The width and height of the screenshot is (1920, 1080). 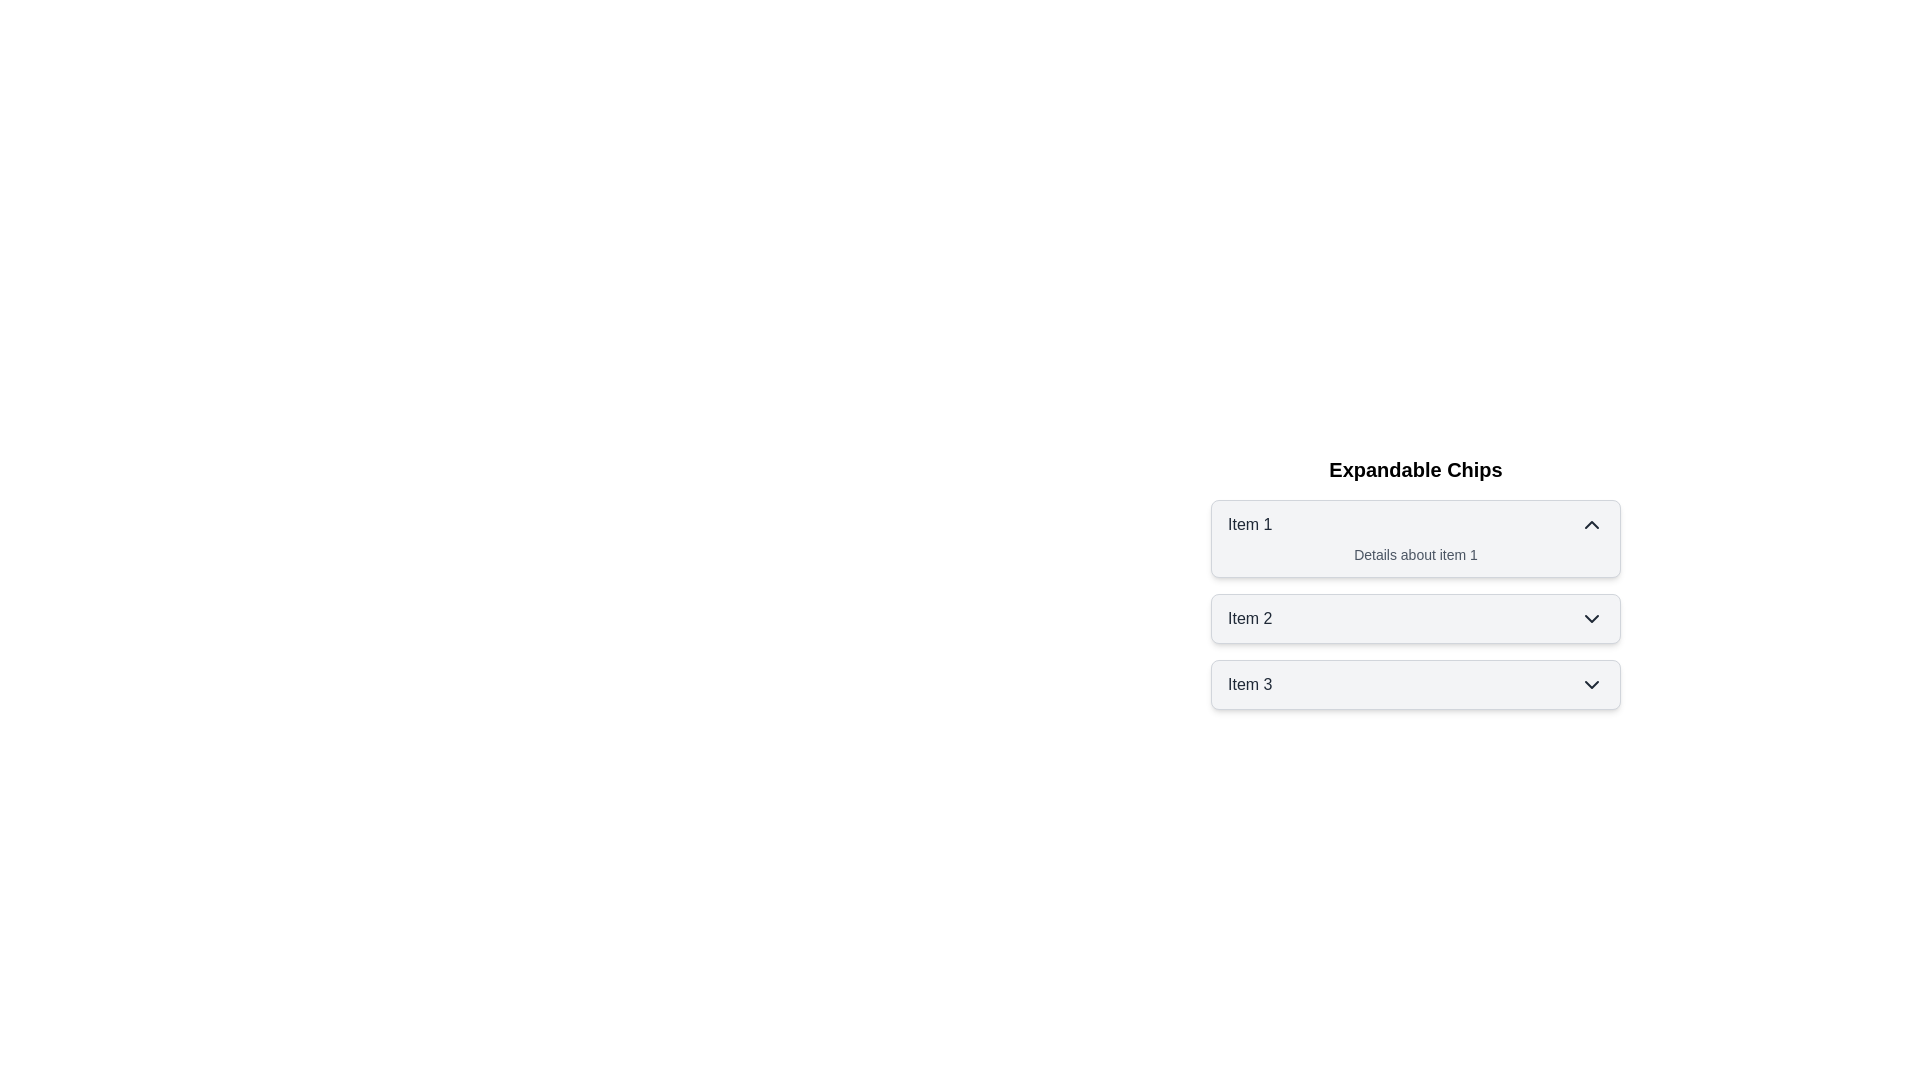 I want to click on the label of chip Item 1 to toggle its state, so click(x=1248, y=523).